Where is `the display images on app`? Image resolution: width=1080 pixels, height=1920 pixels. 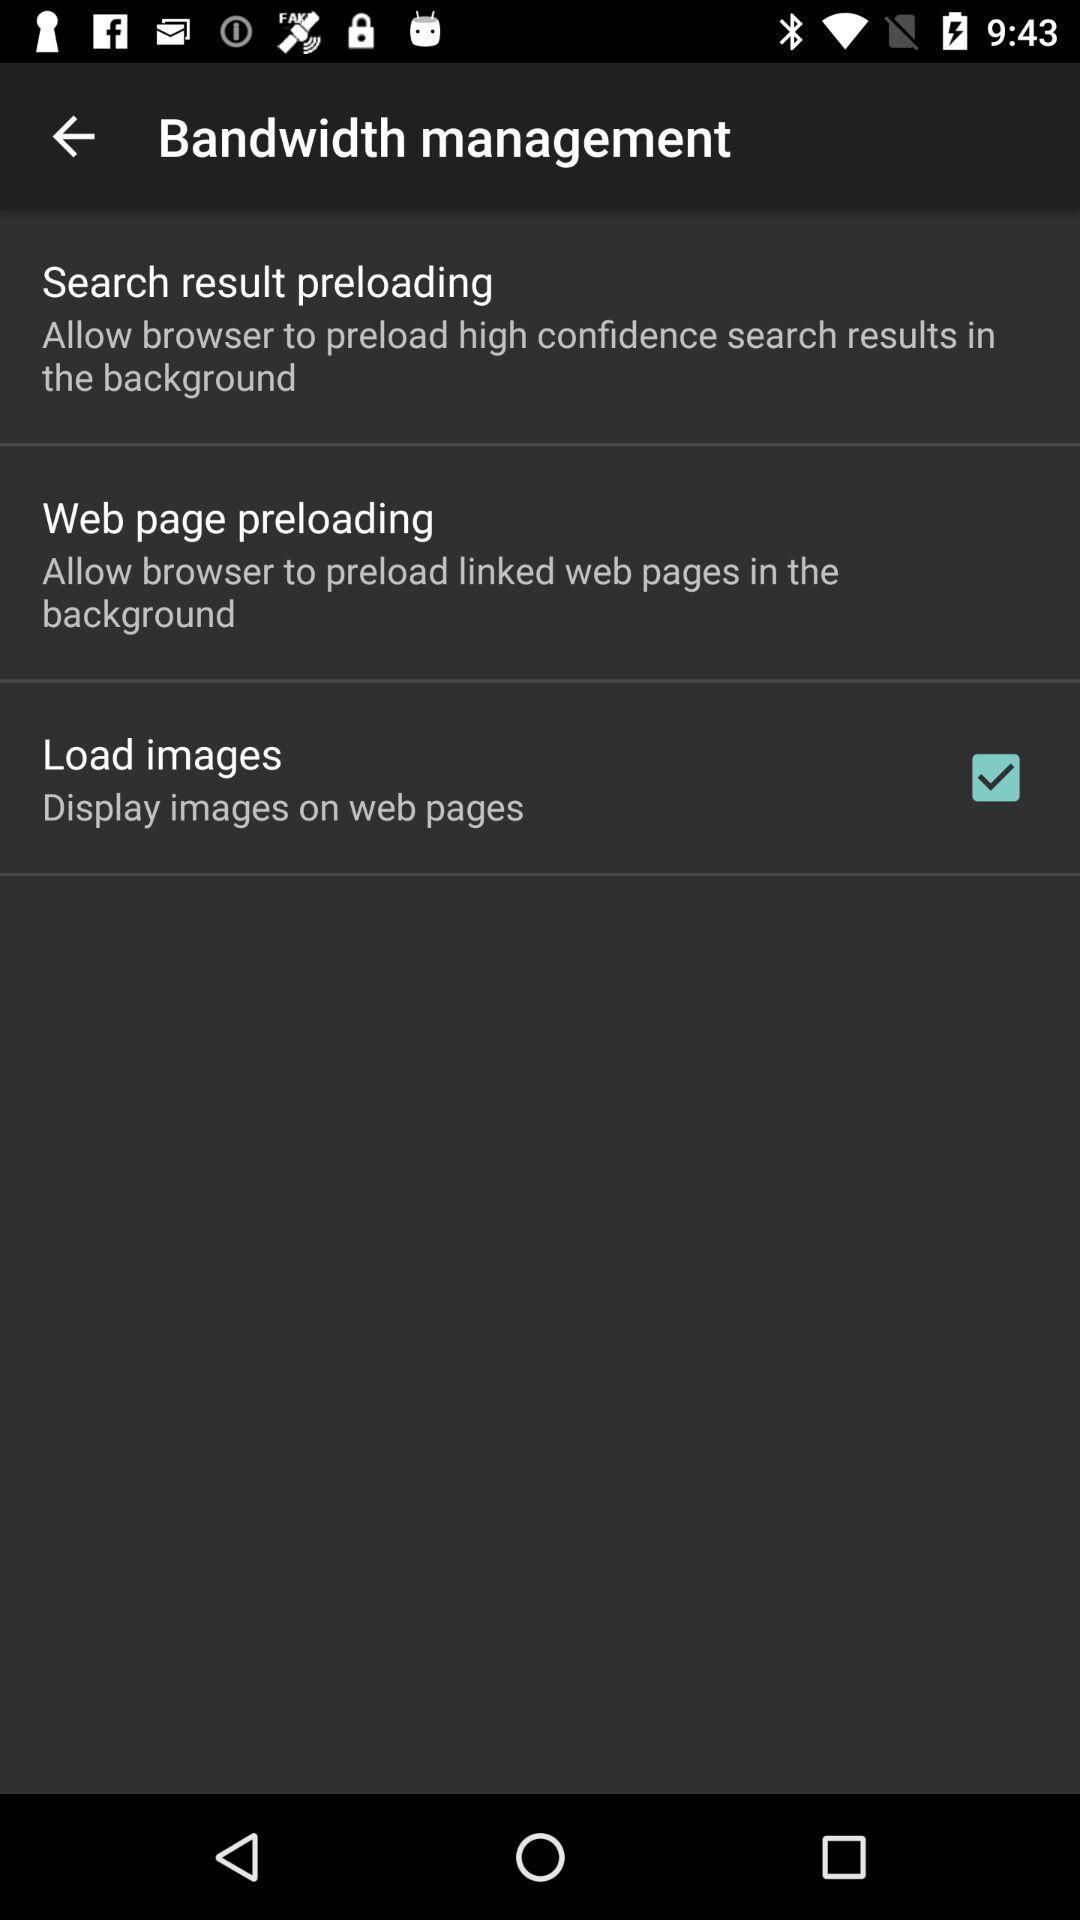 the display images on app is located at coordinates (283, 806).